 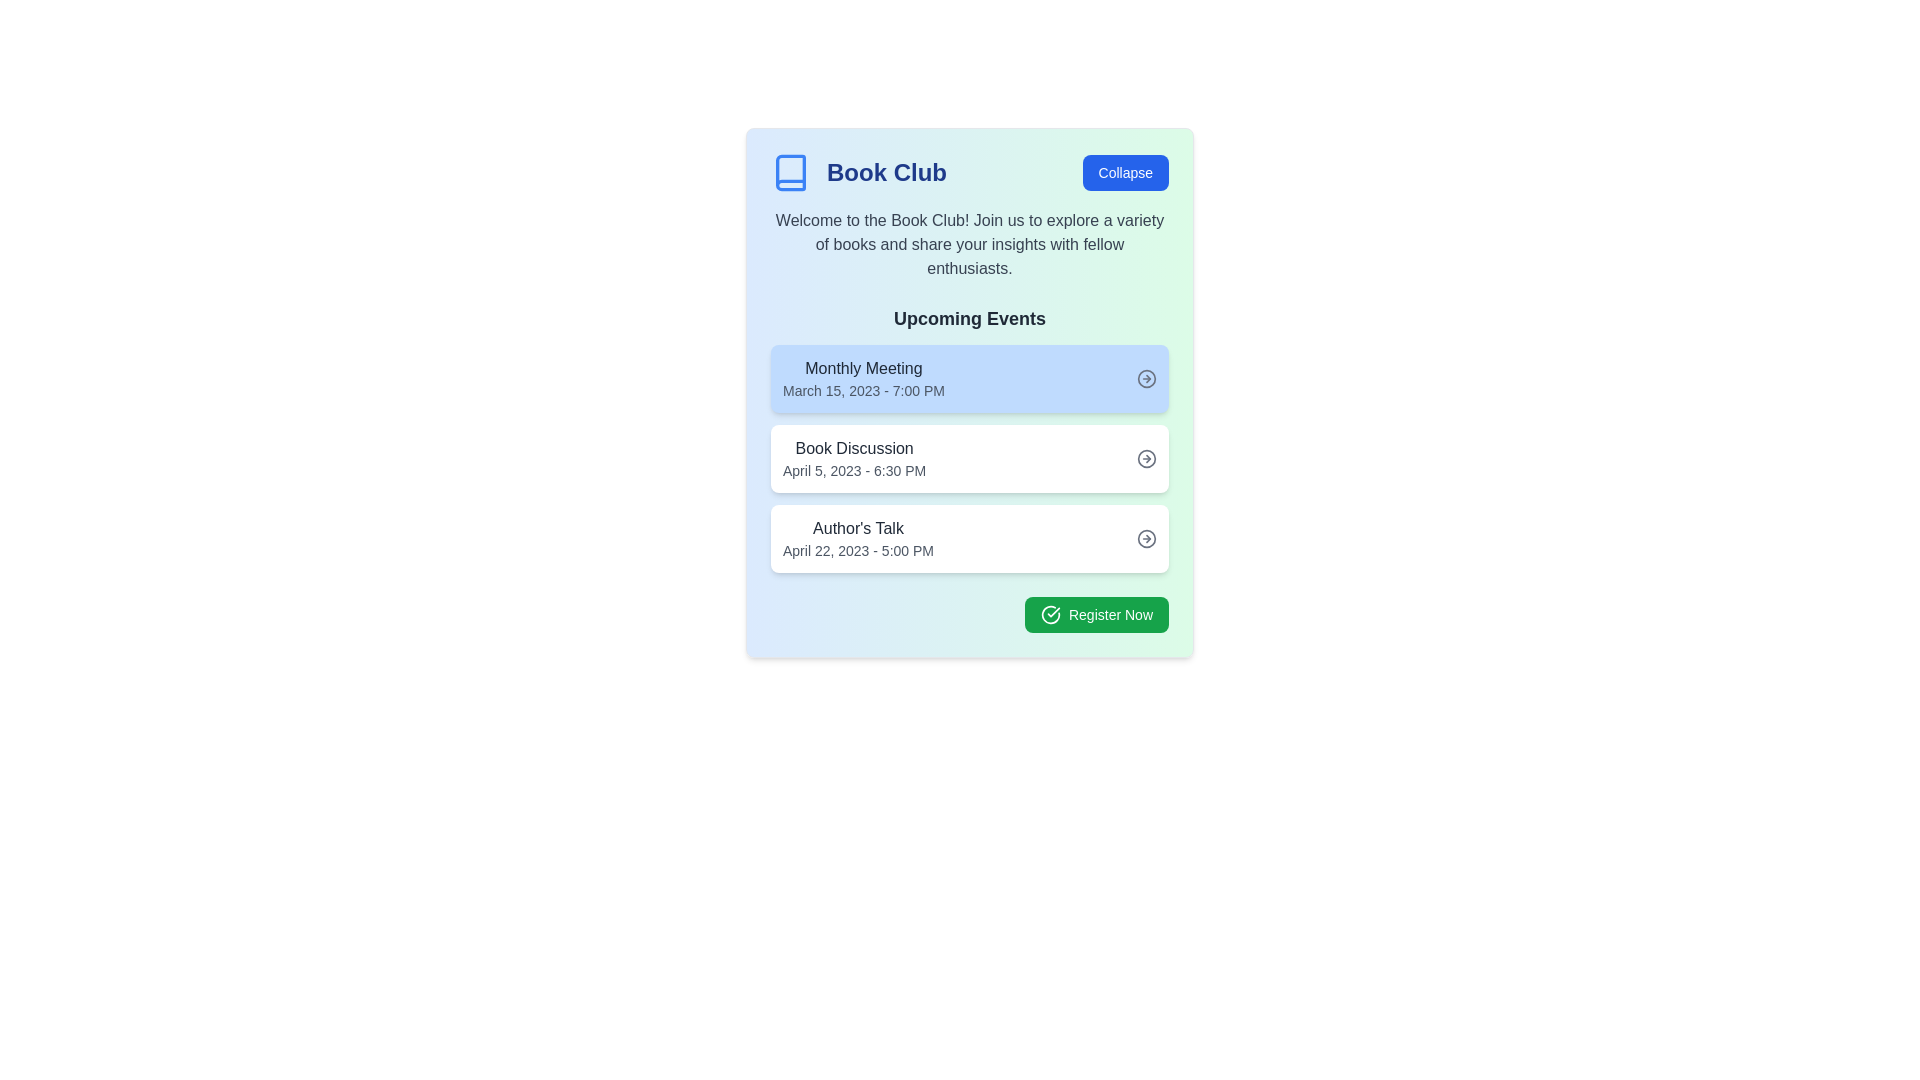 I want to click on the collapse button located at the top right of the 'Book Club' section, so click(x=1125, y=172).